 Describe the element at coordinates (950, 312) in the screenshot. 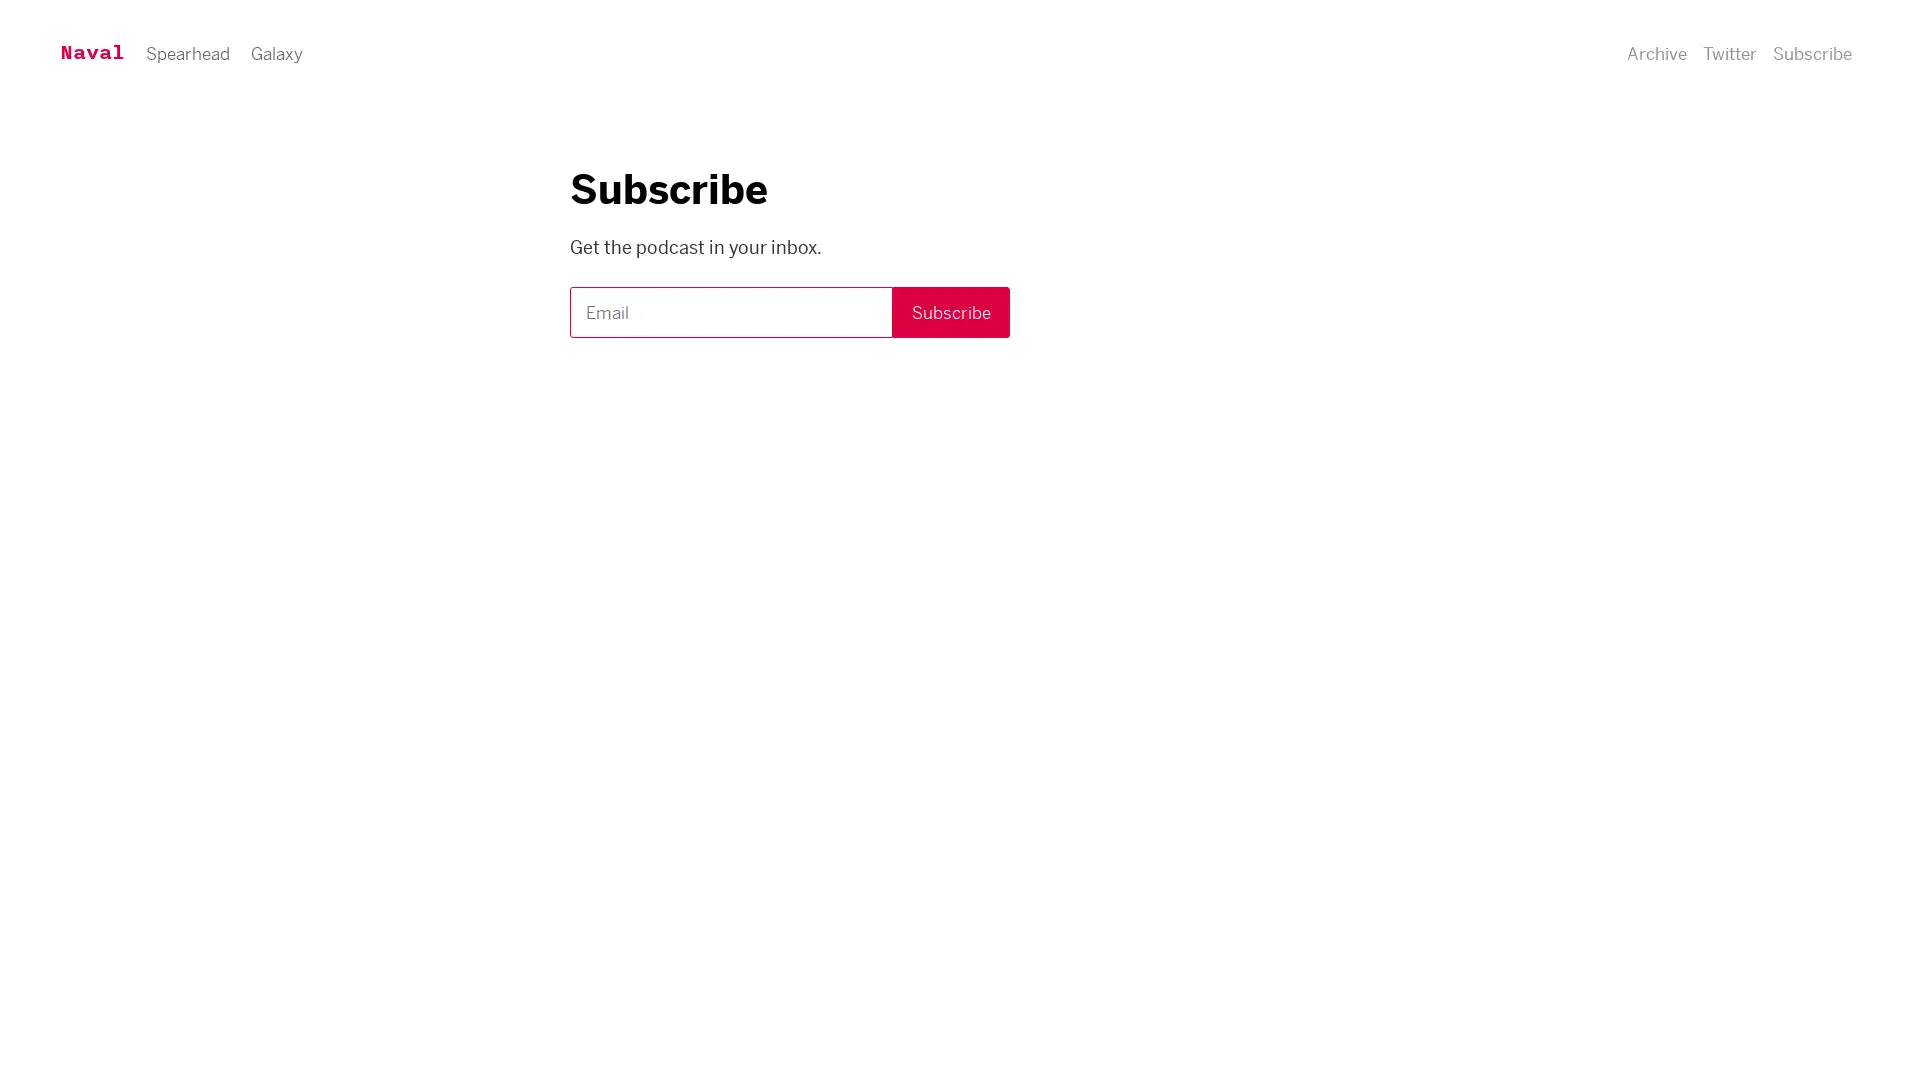

I see `Subscribe` at that location.